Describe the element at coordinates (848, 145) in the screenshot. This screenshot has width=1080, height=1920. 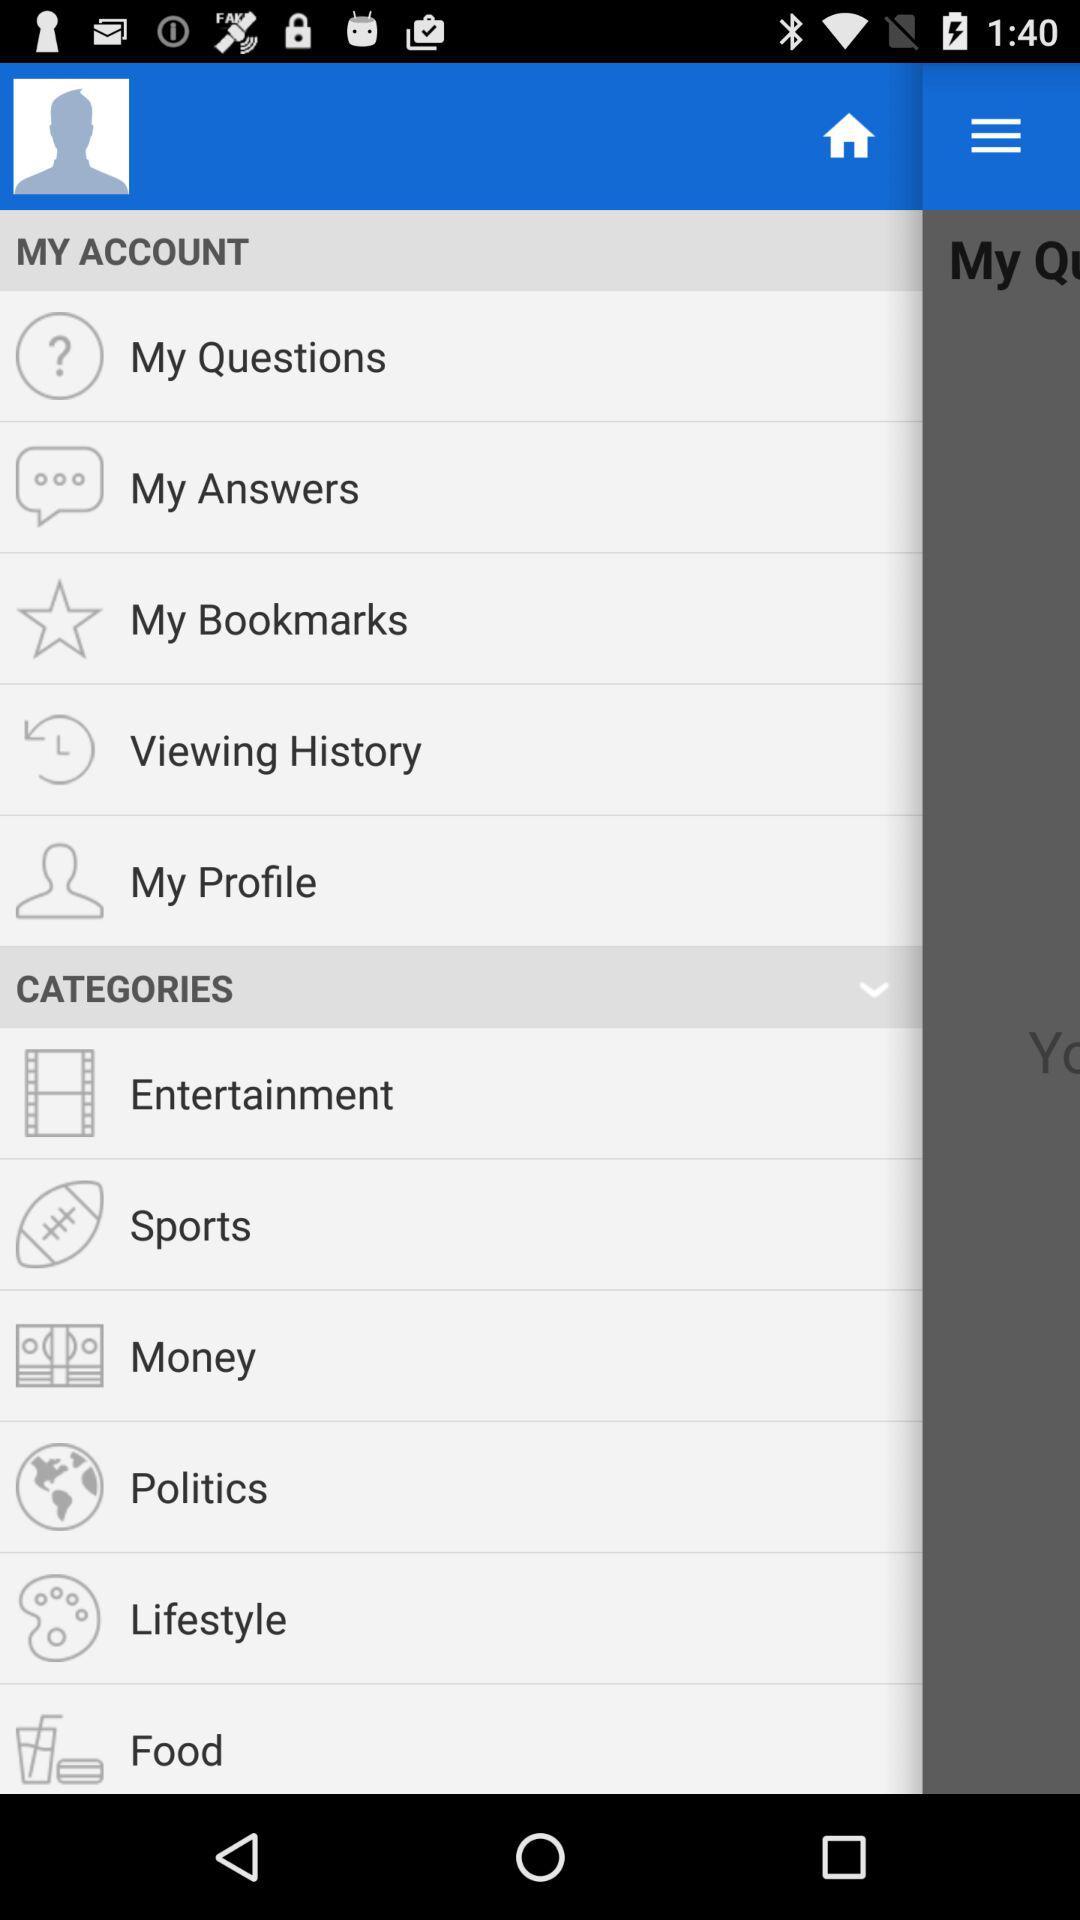
I see `the home icon` at that location.